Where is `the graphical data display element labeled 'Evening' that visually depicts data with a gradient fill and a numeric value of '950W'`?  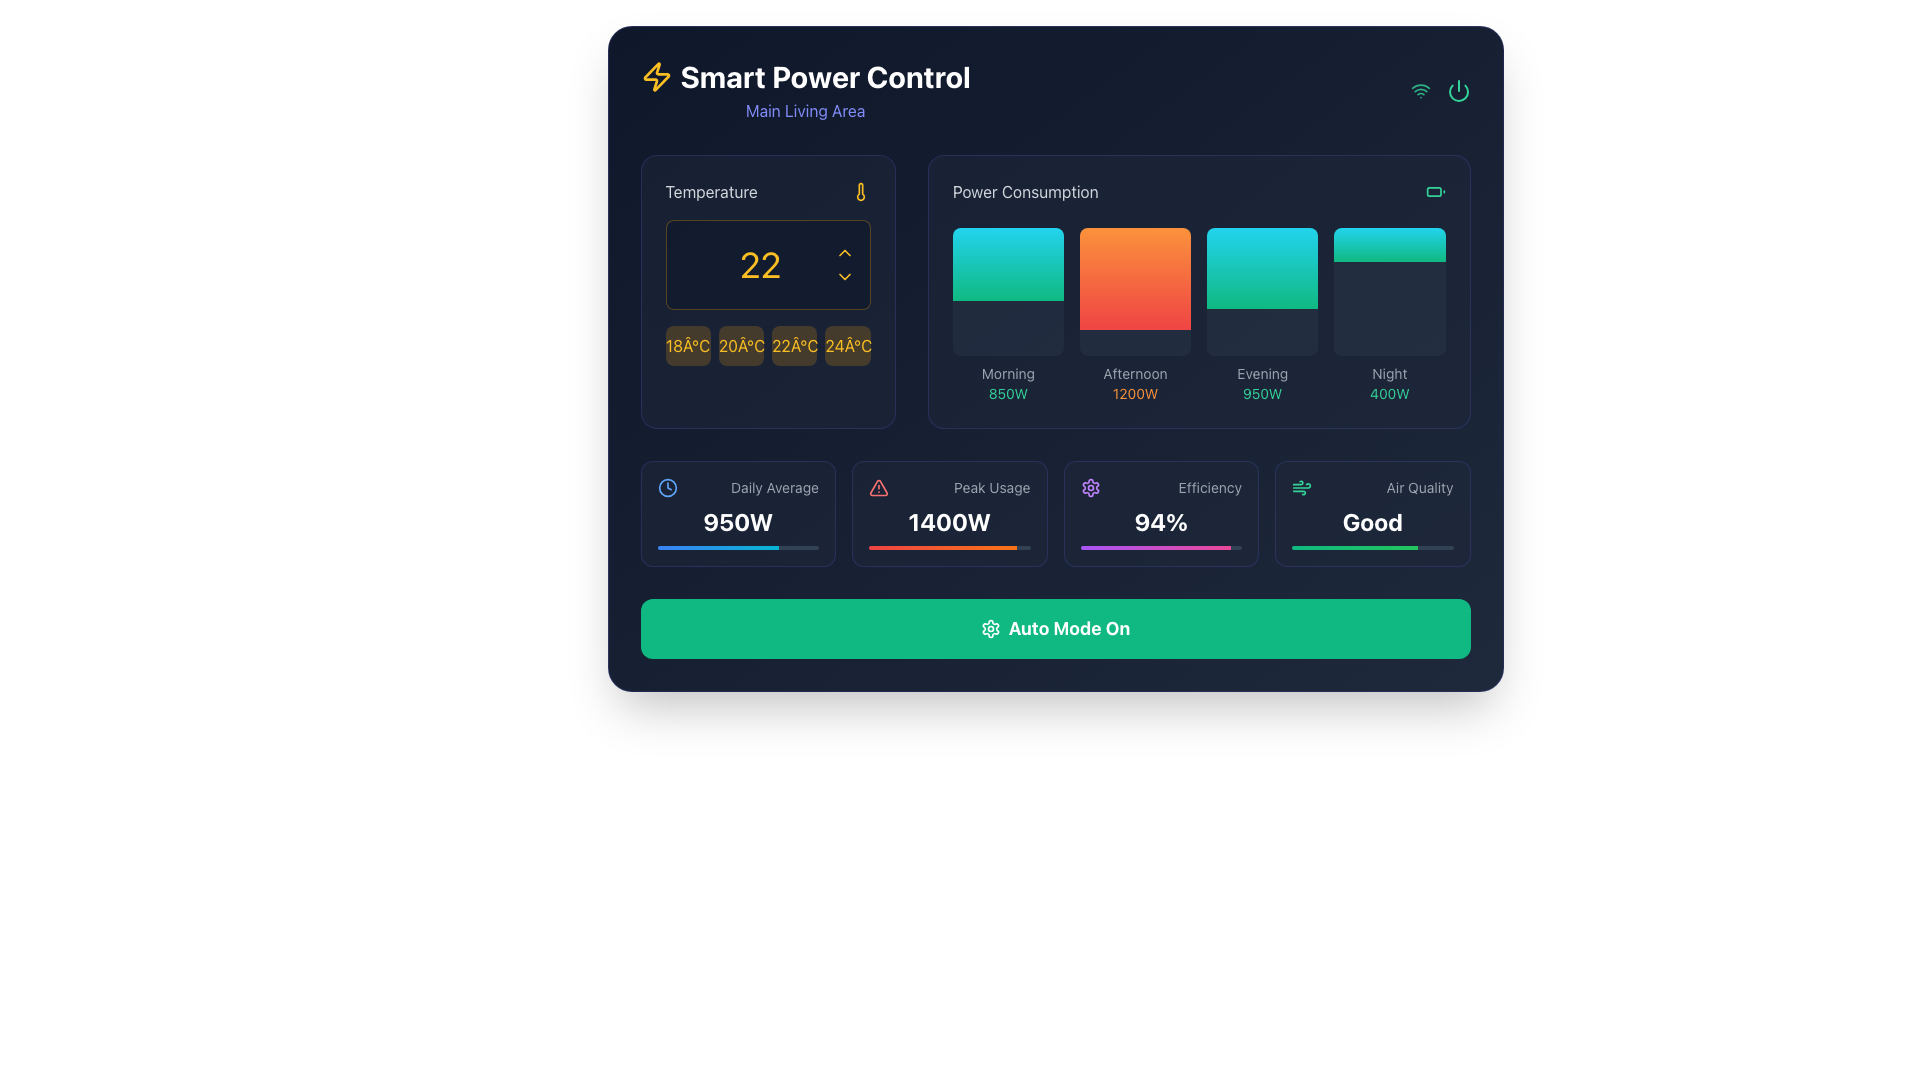 the graphical data display element labeled 'Evening' that visually depicts data with a gradient fill and a numeric value of '950W' is located at coordinates (1261, 315).